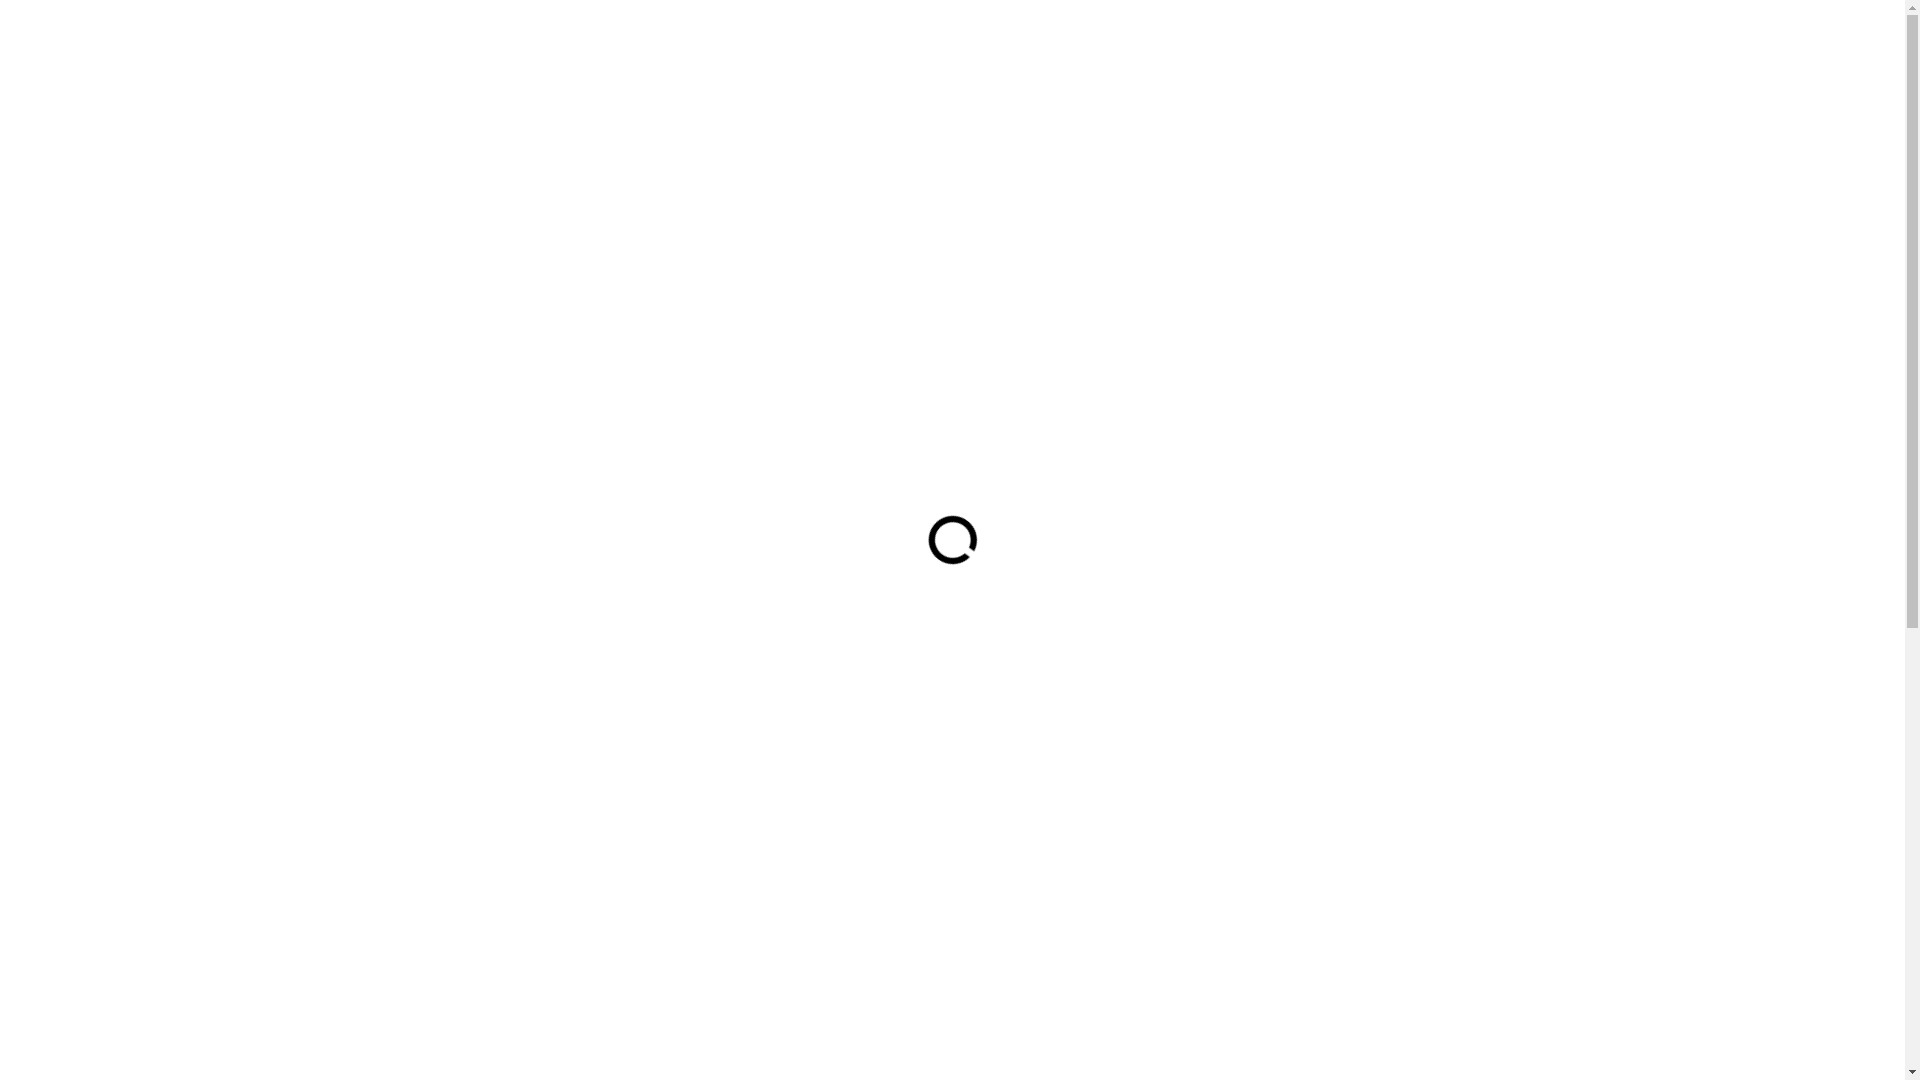  I want to click on 'ENROLMENT', so click(1152, 72).